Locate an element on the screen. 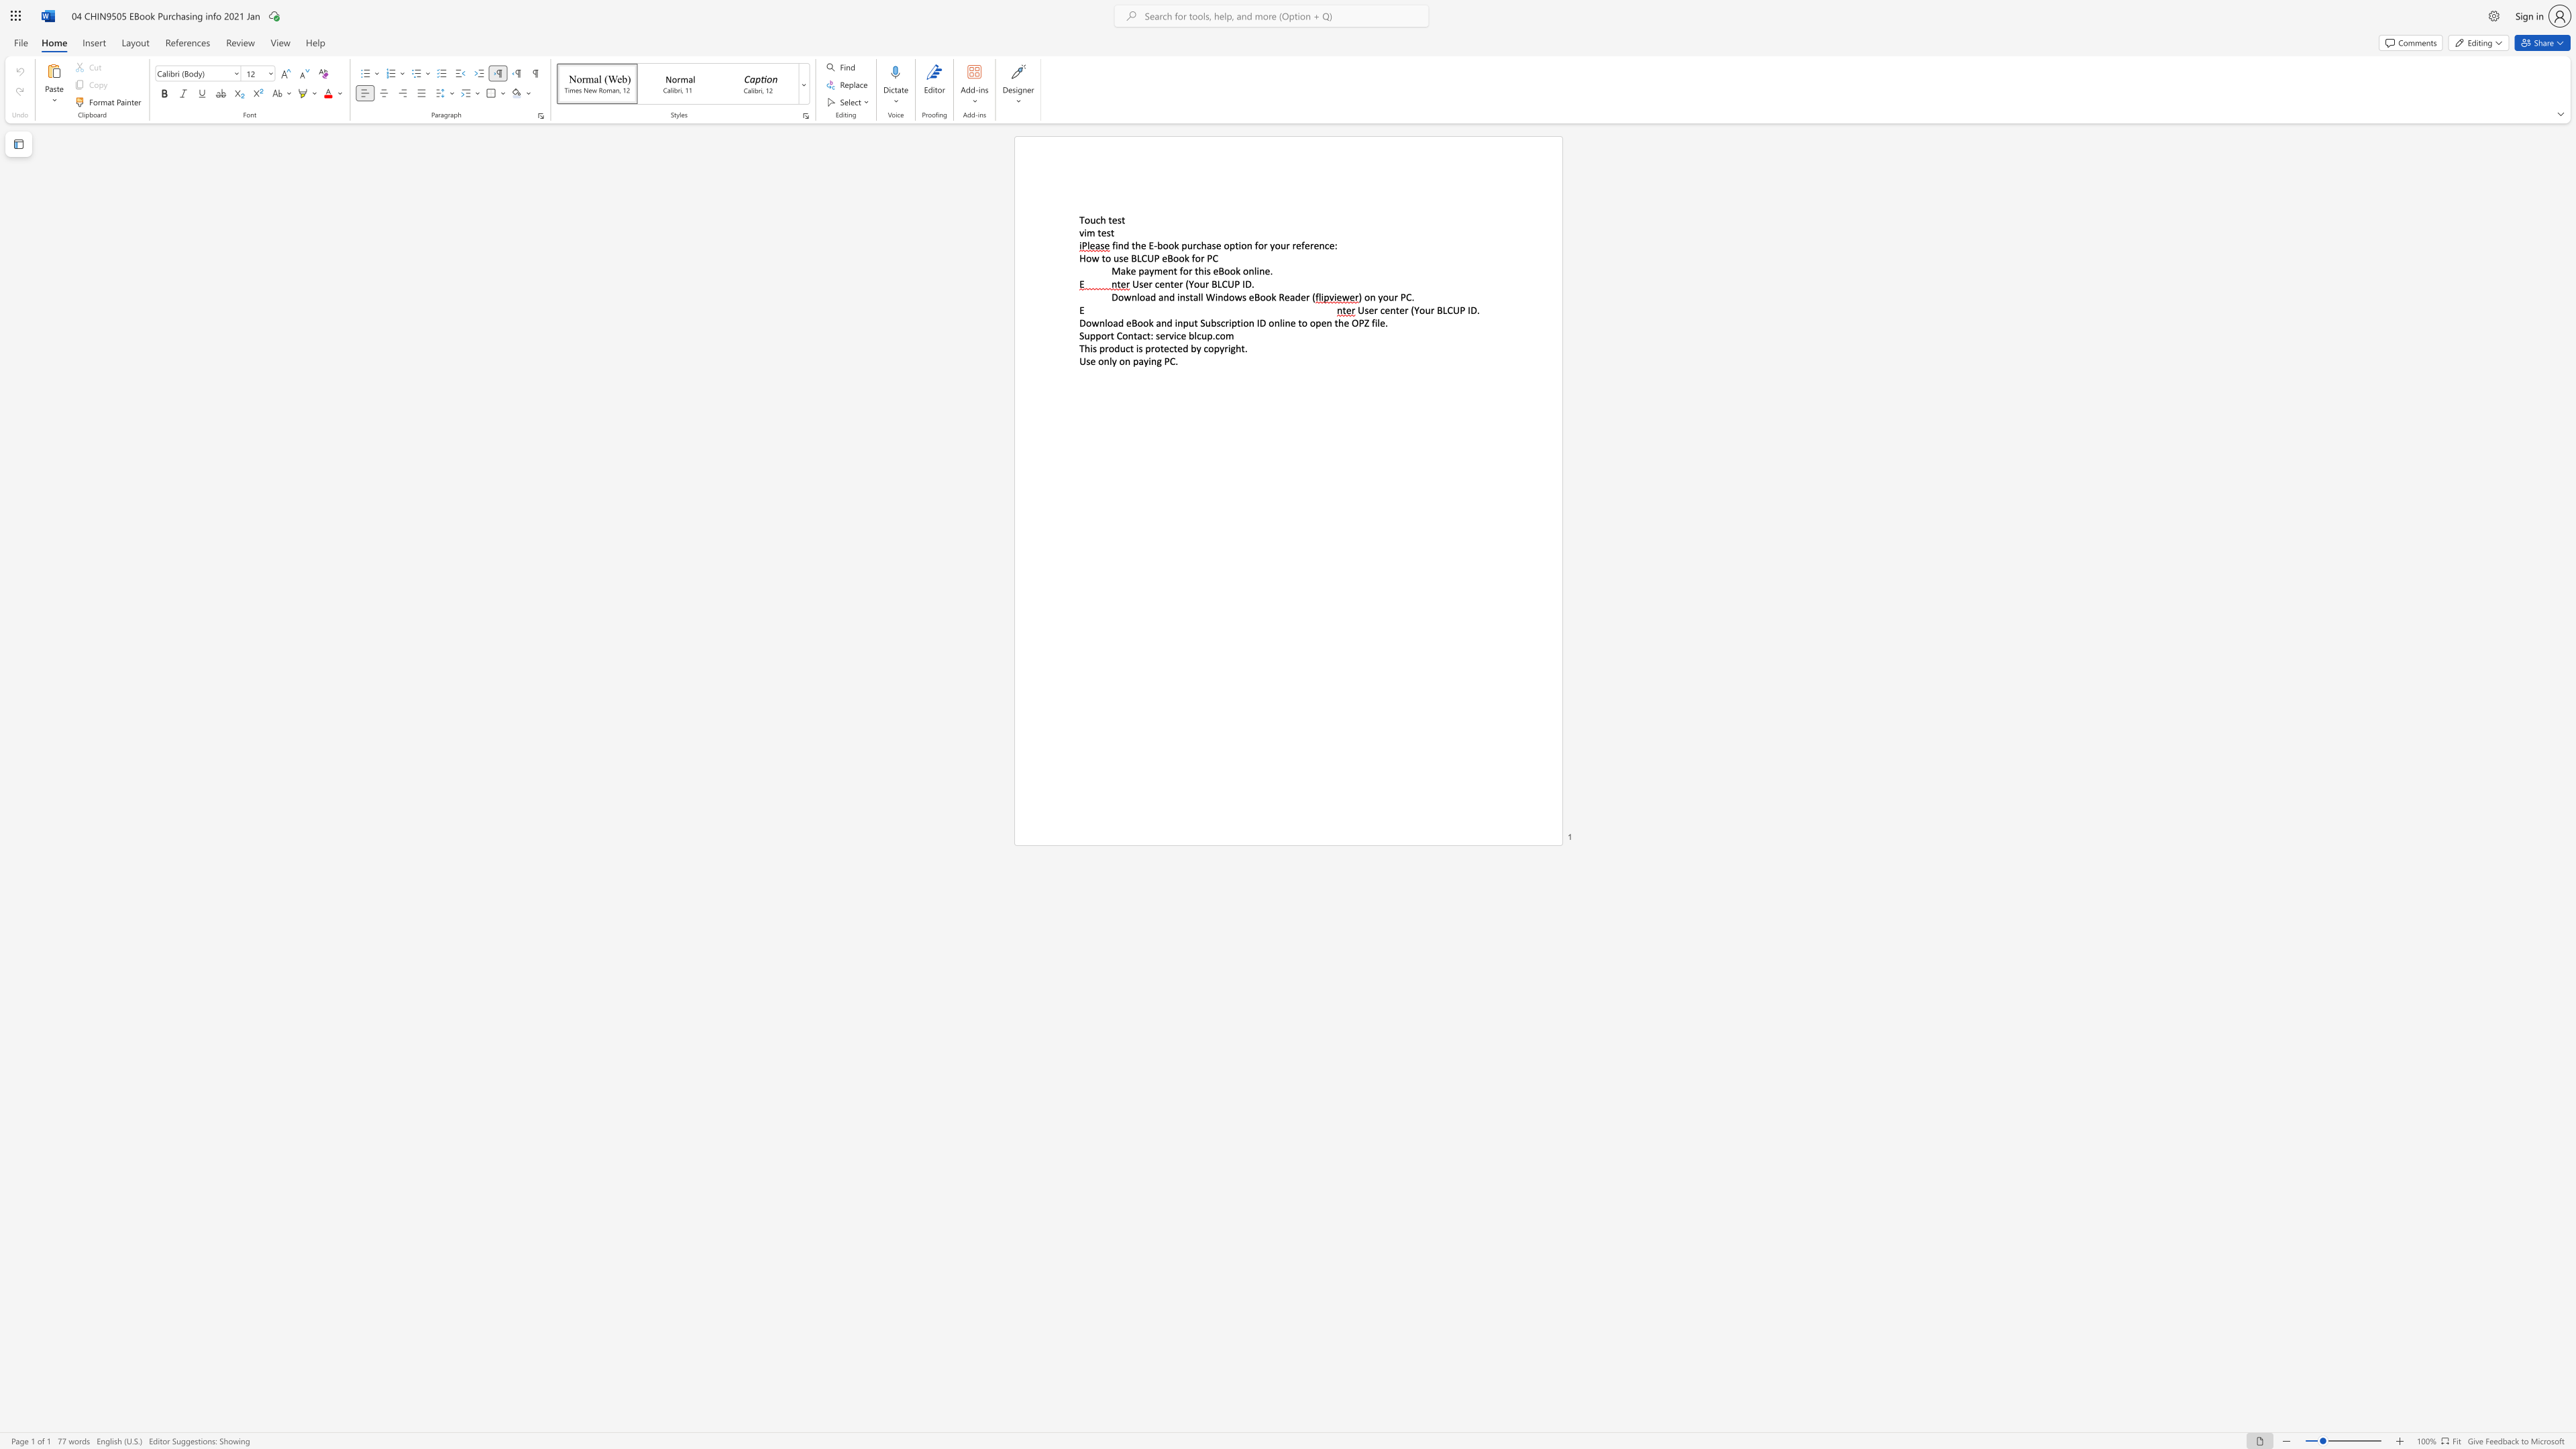  the 2th character "o" in the text is located at coordinates (1384, 297).